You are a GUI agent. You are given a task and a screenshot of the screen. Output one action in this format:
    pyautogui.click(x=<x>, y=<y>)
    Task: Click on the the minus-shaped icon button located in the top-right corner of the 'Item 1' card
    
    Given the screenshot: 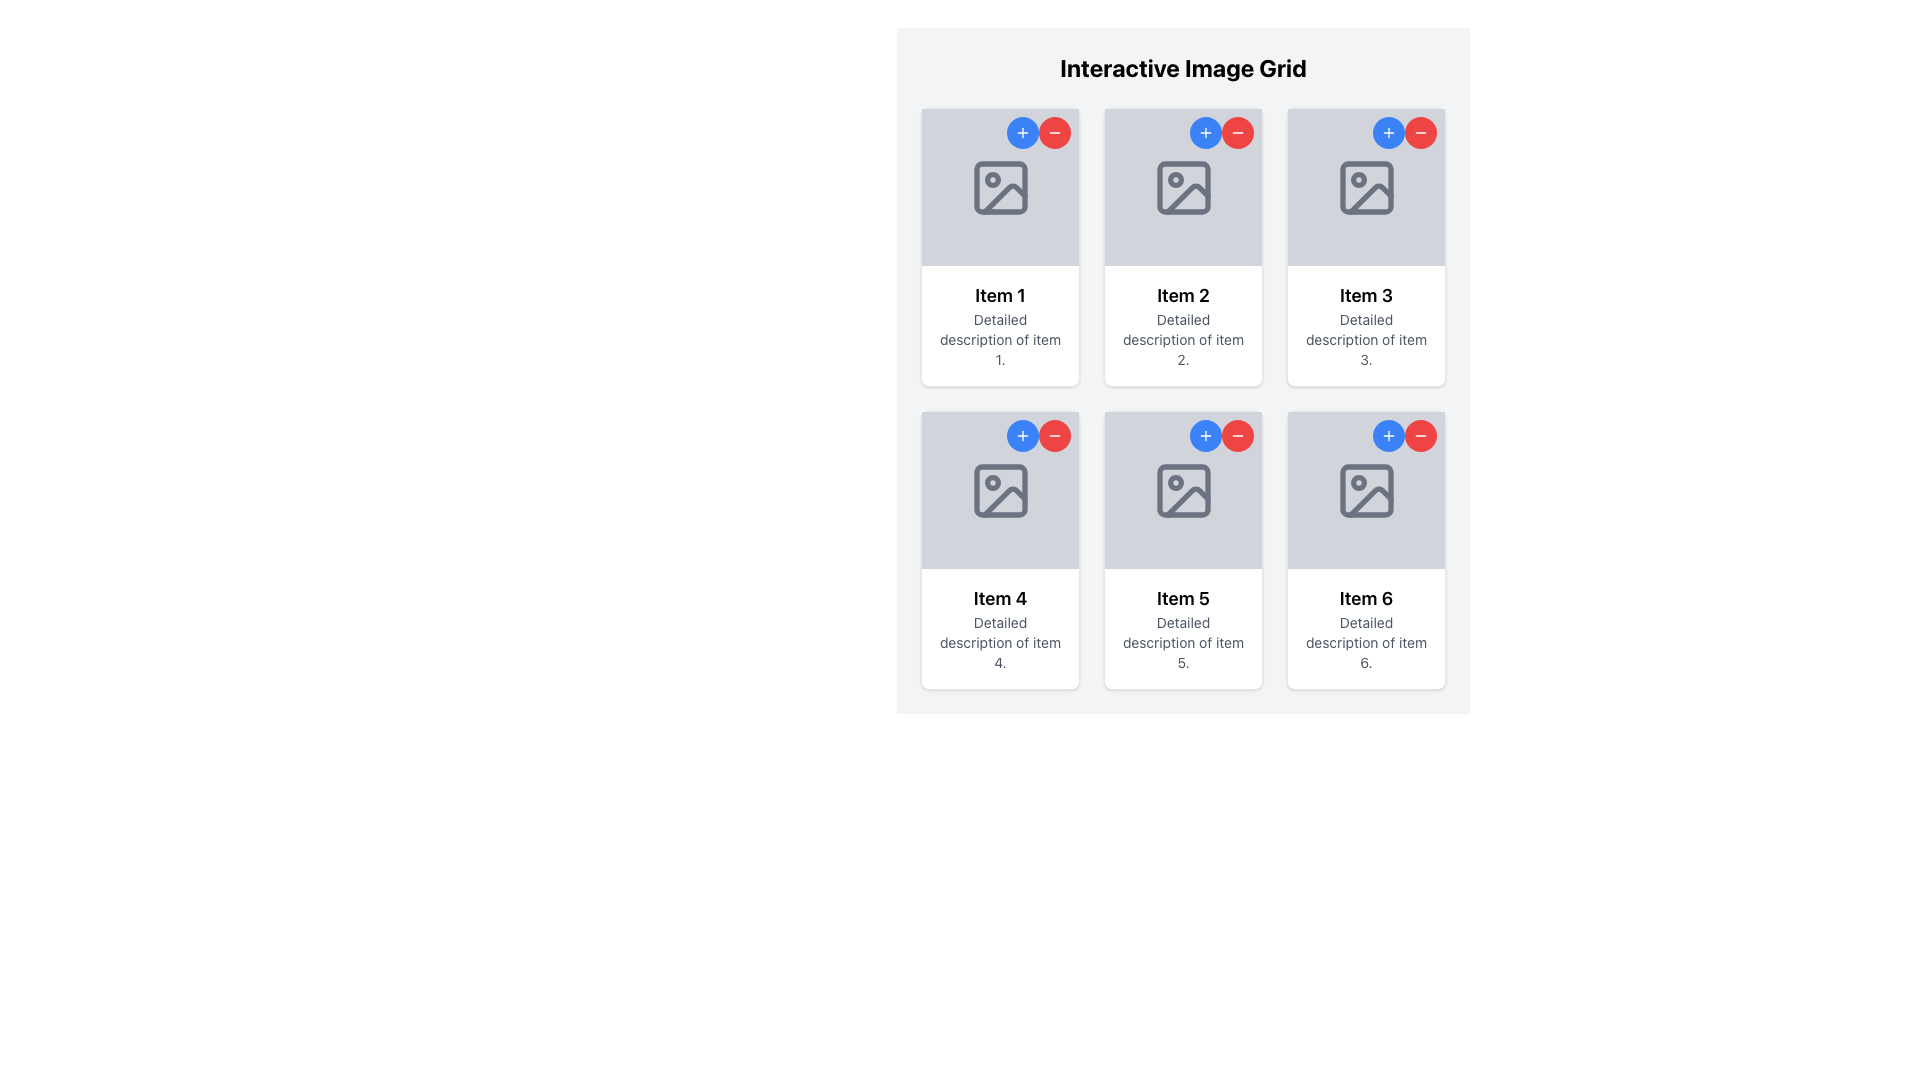 What is the action you would take?
    pyautogui.click(x=1054, y=132)
    